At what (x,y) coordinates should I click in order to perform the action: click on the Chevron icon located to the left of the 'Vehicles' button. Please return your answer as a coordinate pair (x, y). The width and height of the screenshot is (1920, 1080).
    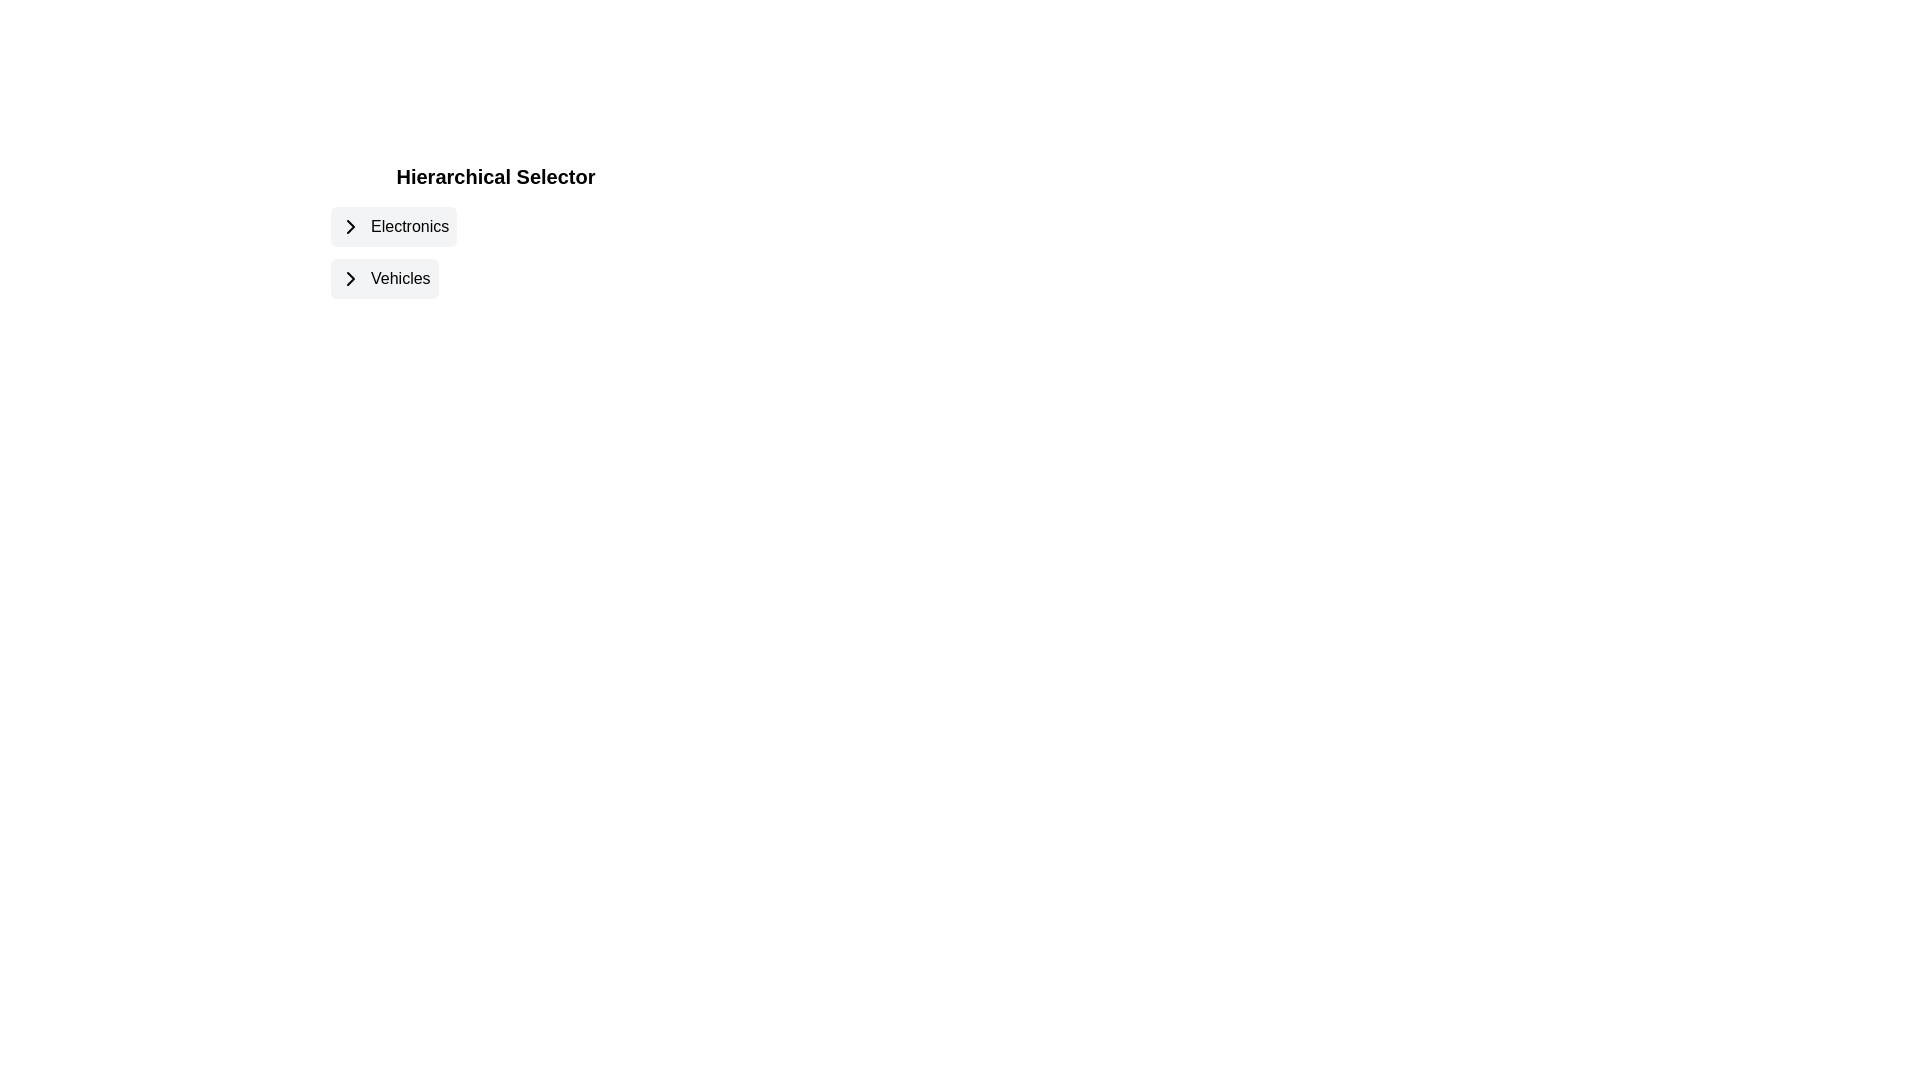
    Looking at the image, I should click on (350, 278).